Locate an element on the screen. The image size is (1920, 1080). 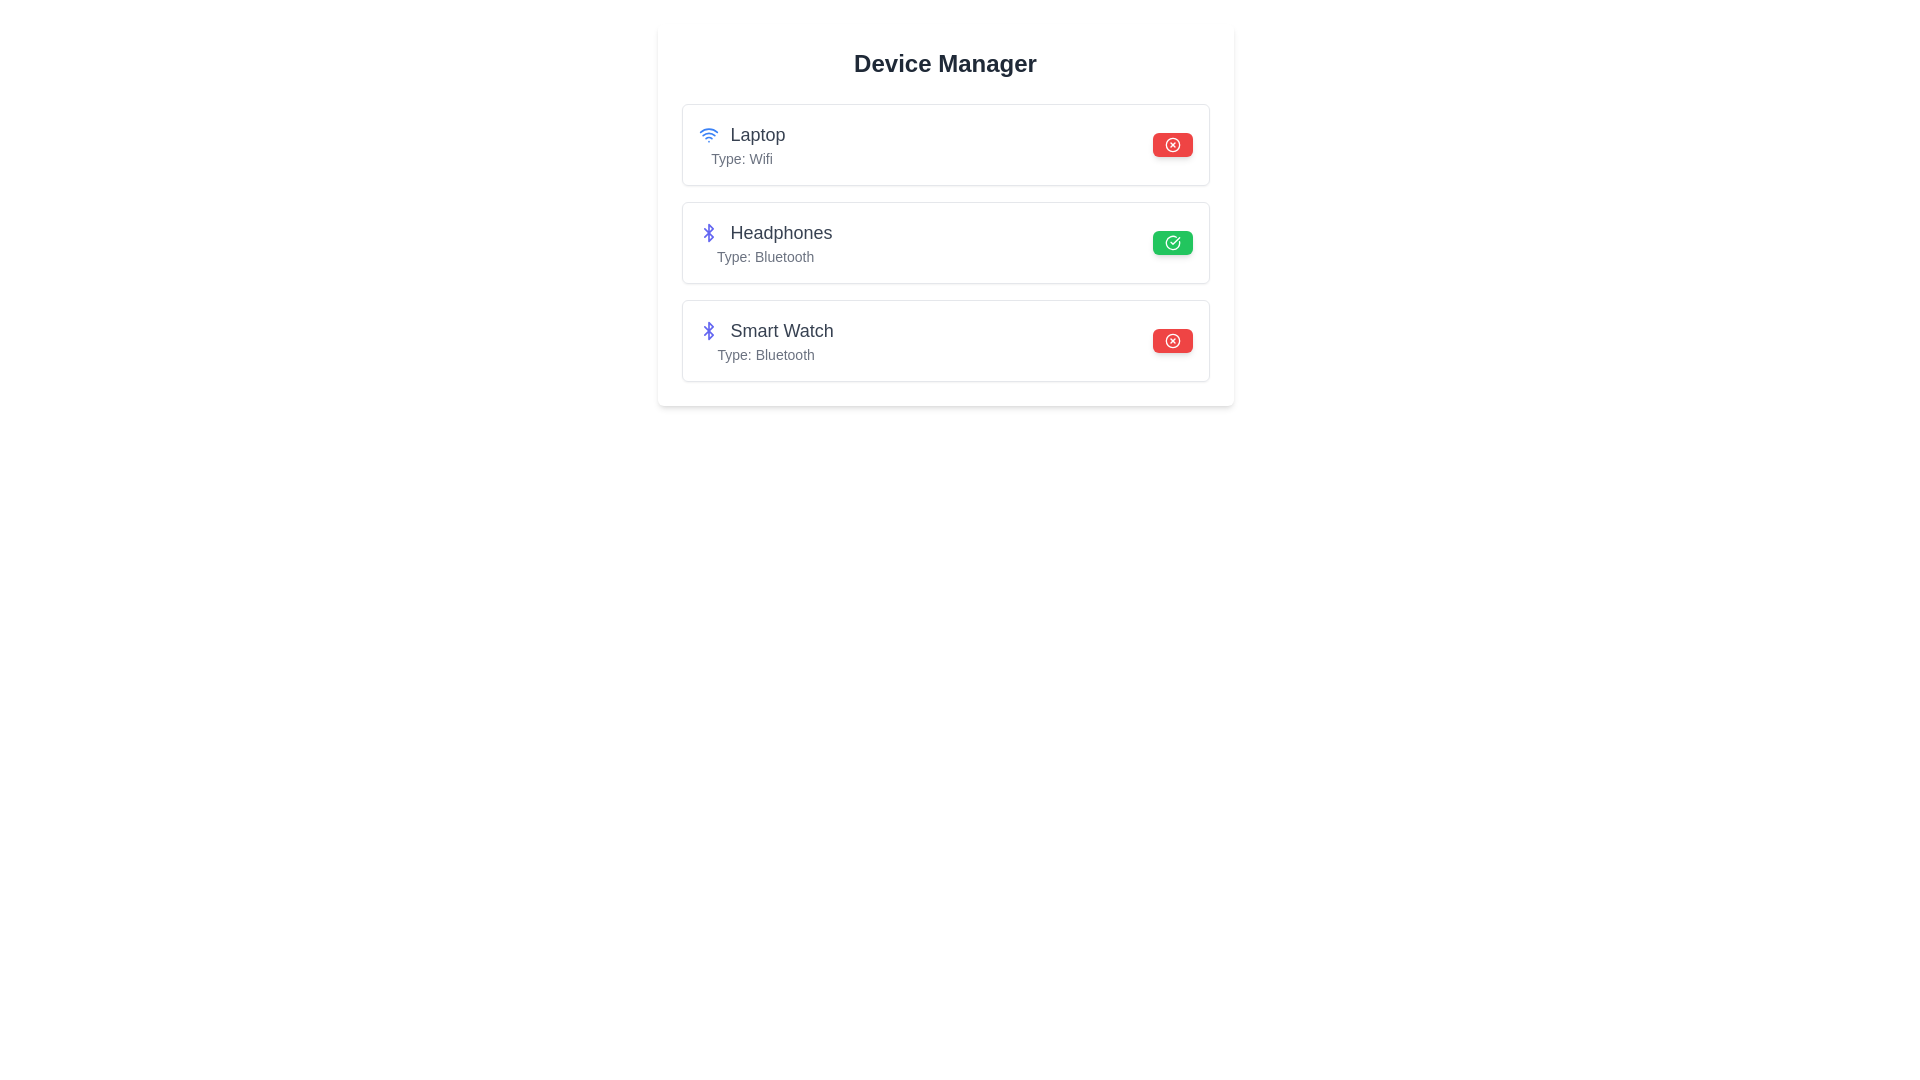
the action button located at the right end of the 'Smart Watch' row in the 'Device Manager' interface is located at coordinates (1172, 339).